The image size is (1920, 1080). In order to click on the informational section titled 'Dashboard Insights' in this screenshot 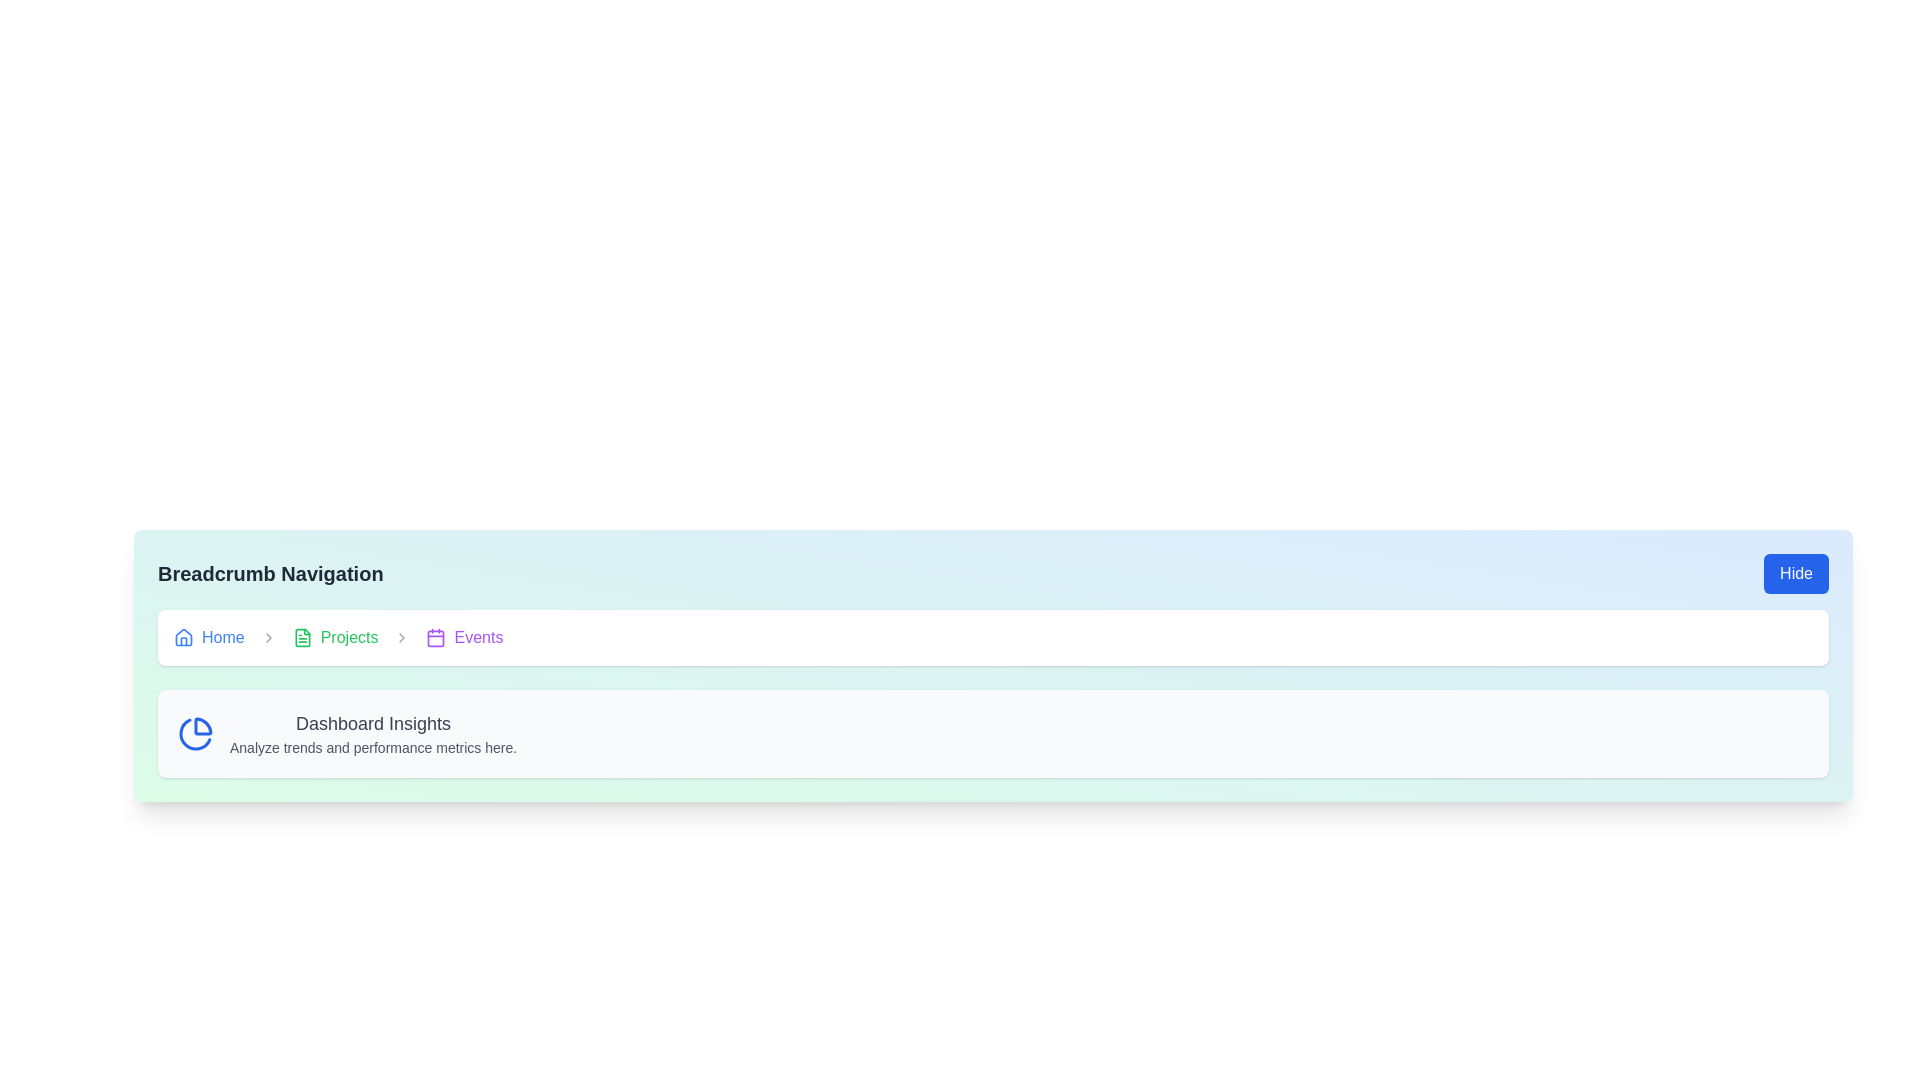, I will do `click(993, 733)`.